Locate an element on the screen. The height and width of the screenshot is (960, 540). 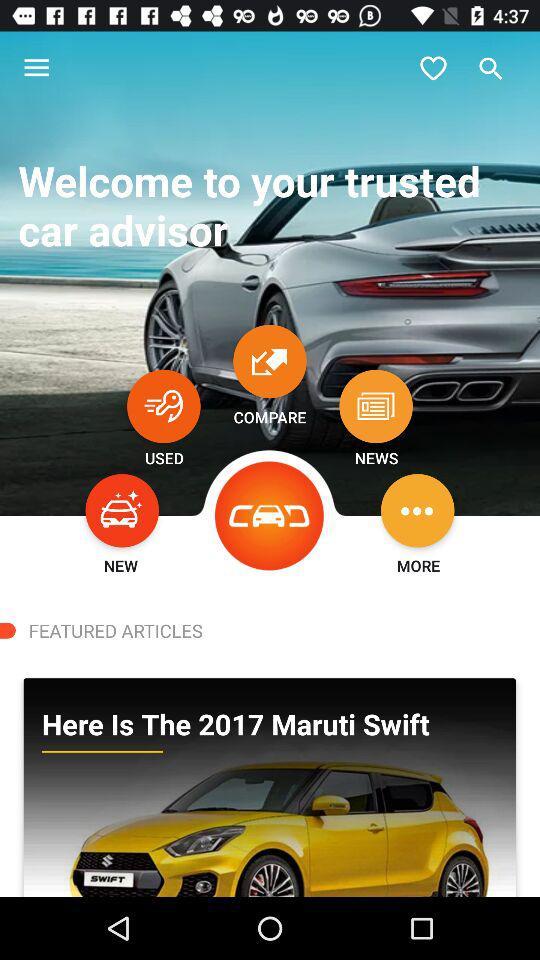
compare is located at coordinates (270, 360).